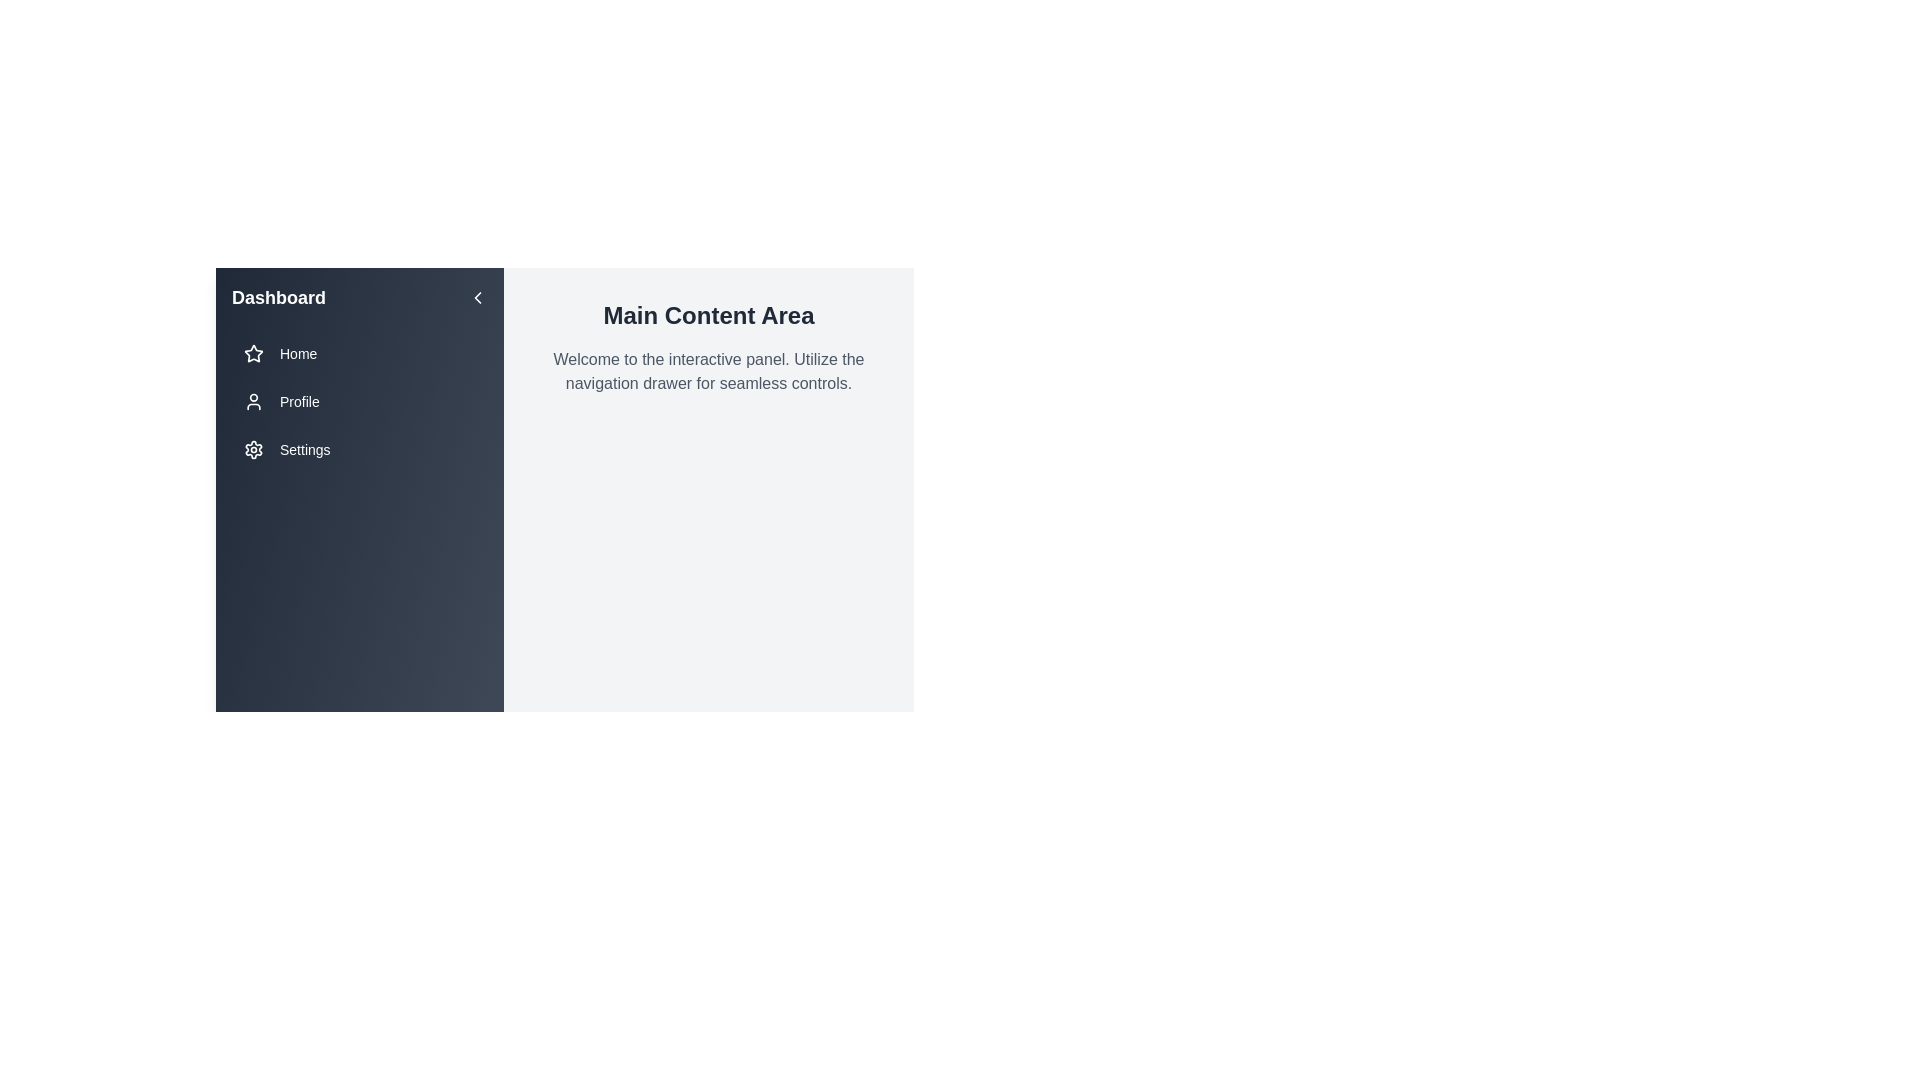 This screenshot has width=1920, height=1080. Describe the element at coordinates (297, 353) in the screenshot. I see `the 'Home' text label located in the navigation menu, which is styled in a standard format and positioned next to a star-shaped icon` at that location.